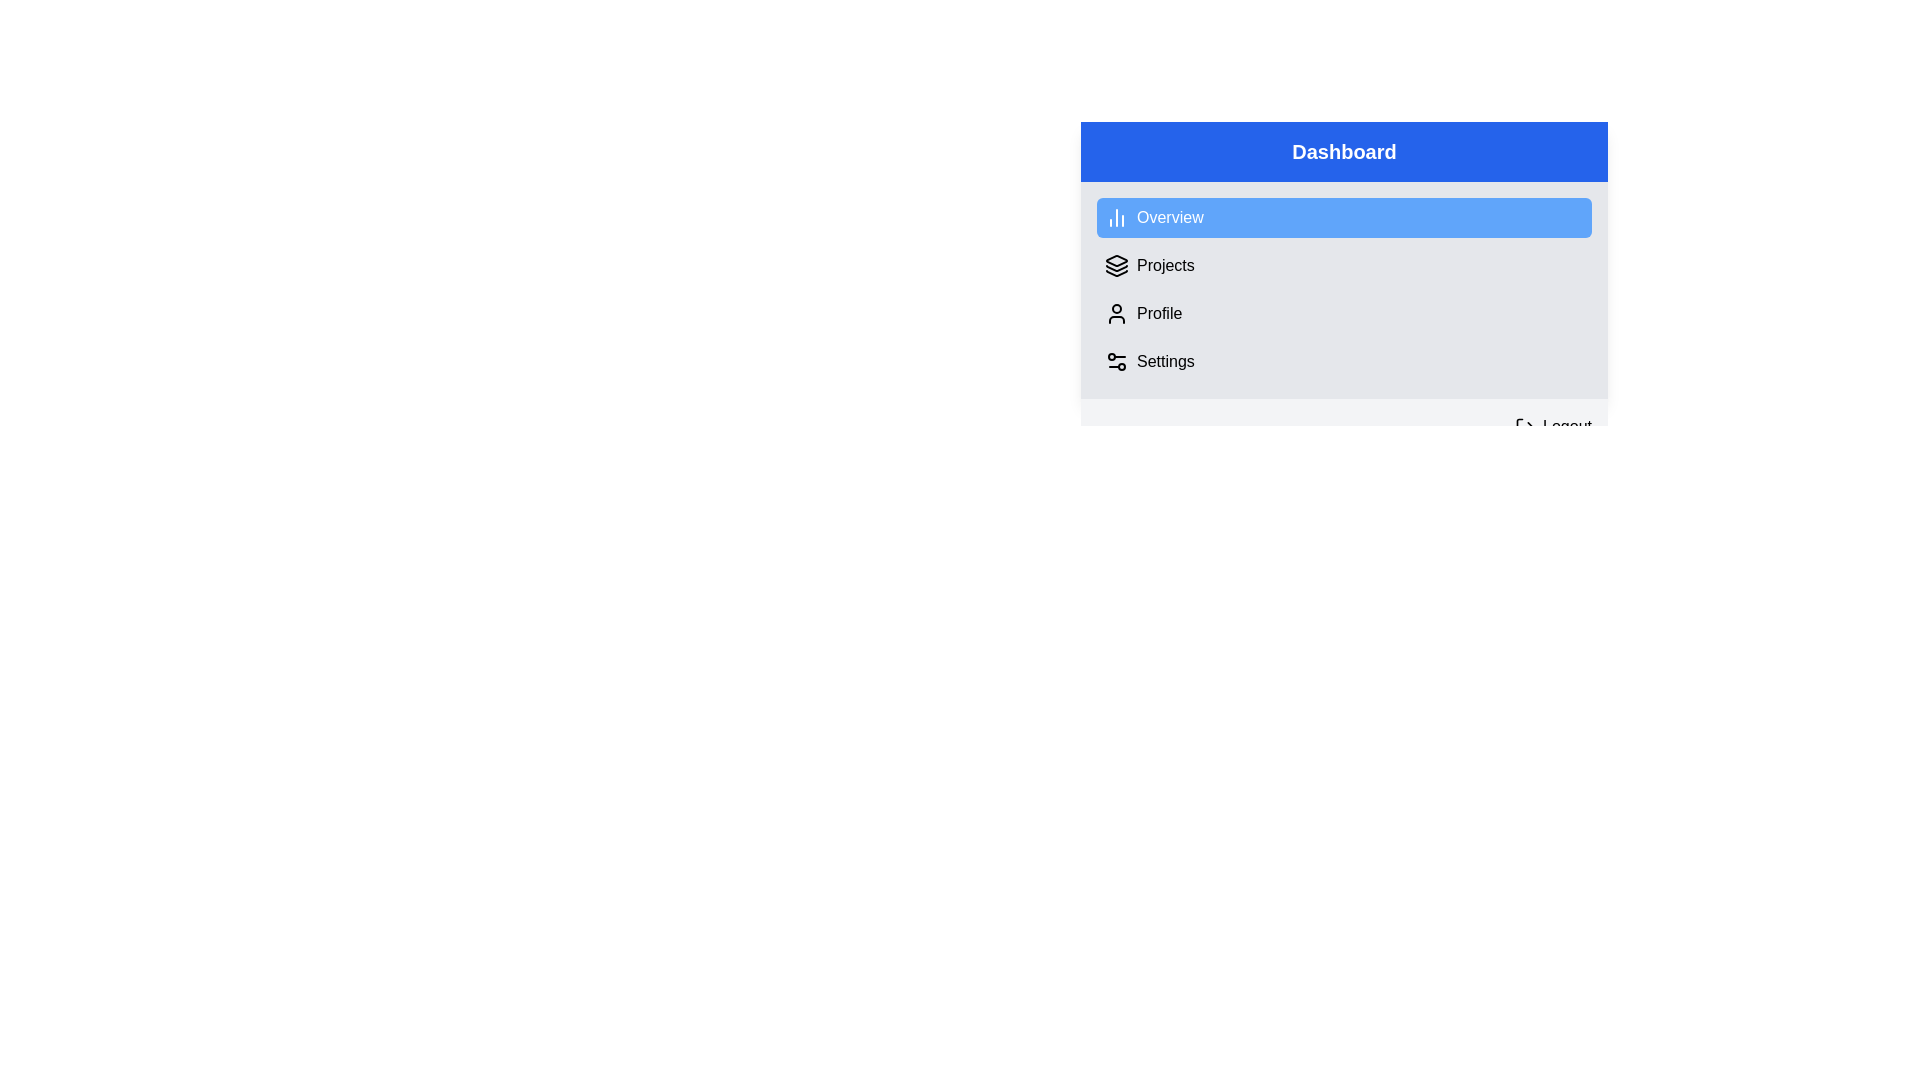 The image size is (1920, 1080). I want to click on the 'Dashboard' TextLabel, which has a rectangular blue background and bold white text, located at the top of the navigation panel, so click(1344, 150).